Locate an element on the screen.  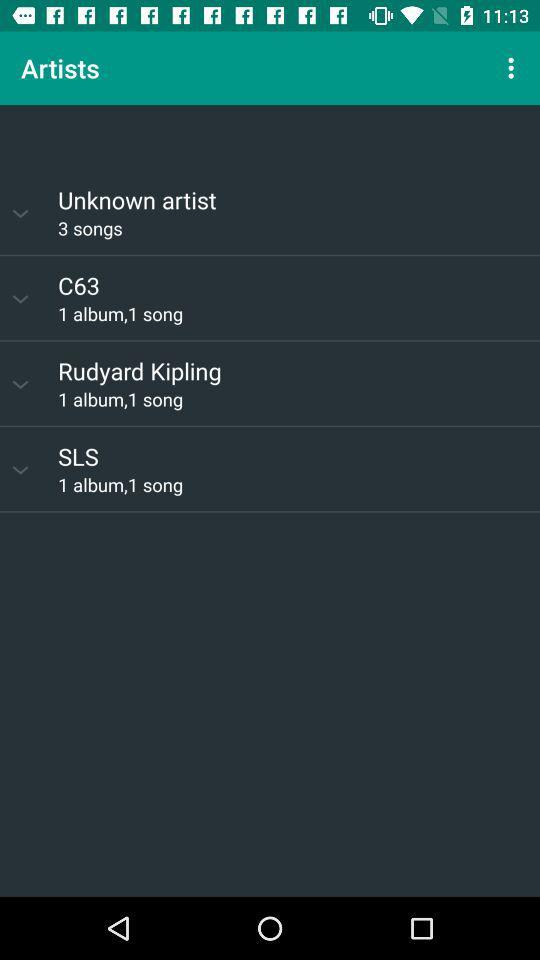
the icon to the right of the artists is located at coordinates (513, 68).